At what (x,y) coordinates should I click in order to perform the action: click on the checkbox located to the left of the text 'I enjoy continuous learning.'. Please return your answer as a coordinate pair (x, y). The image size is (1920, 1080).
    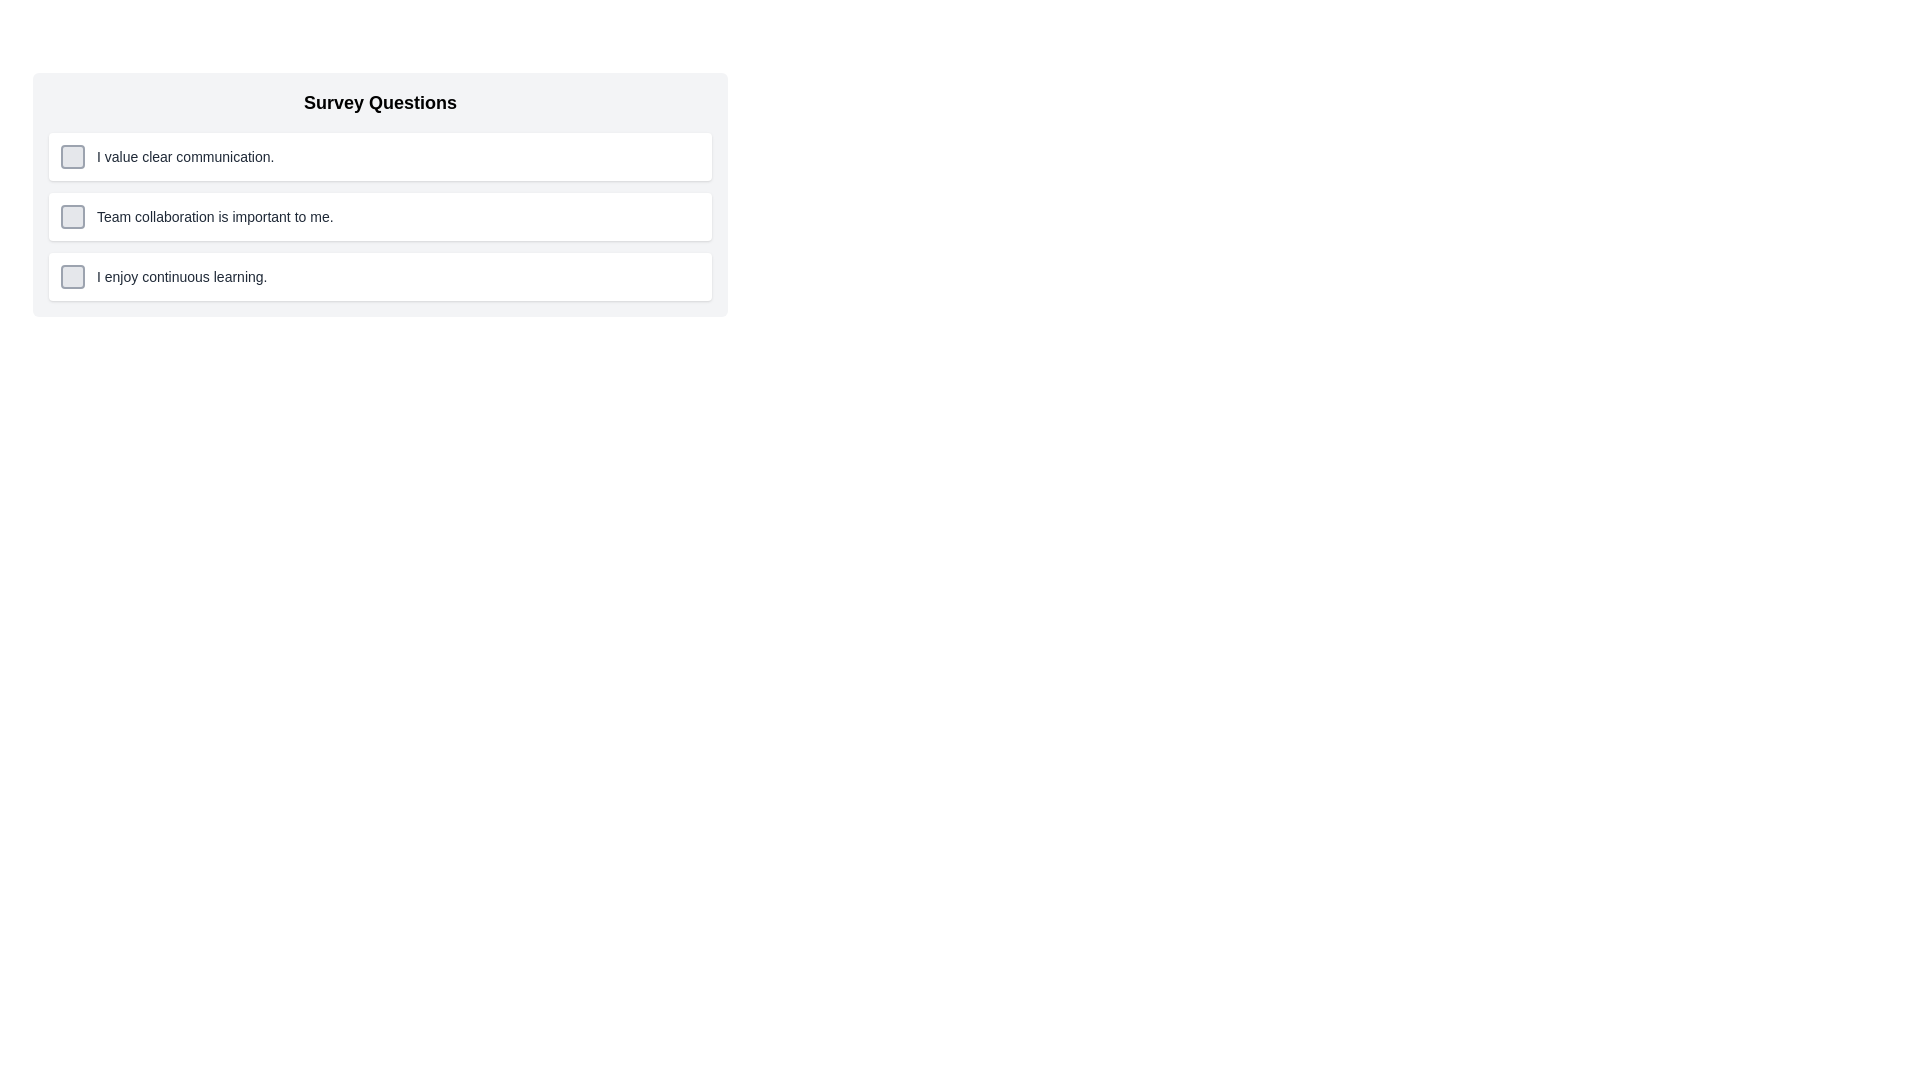
    Looking at the image, I should click on (72, 277).